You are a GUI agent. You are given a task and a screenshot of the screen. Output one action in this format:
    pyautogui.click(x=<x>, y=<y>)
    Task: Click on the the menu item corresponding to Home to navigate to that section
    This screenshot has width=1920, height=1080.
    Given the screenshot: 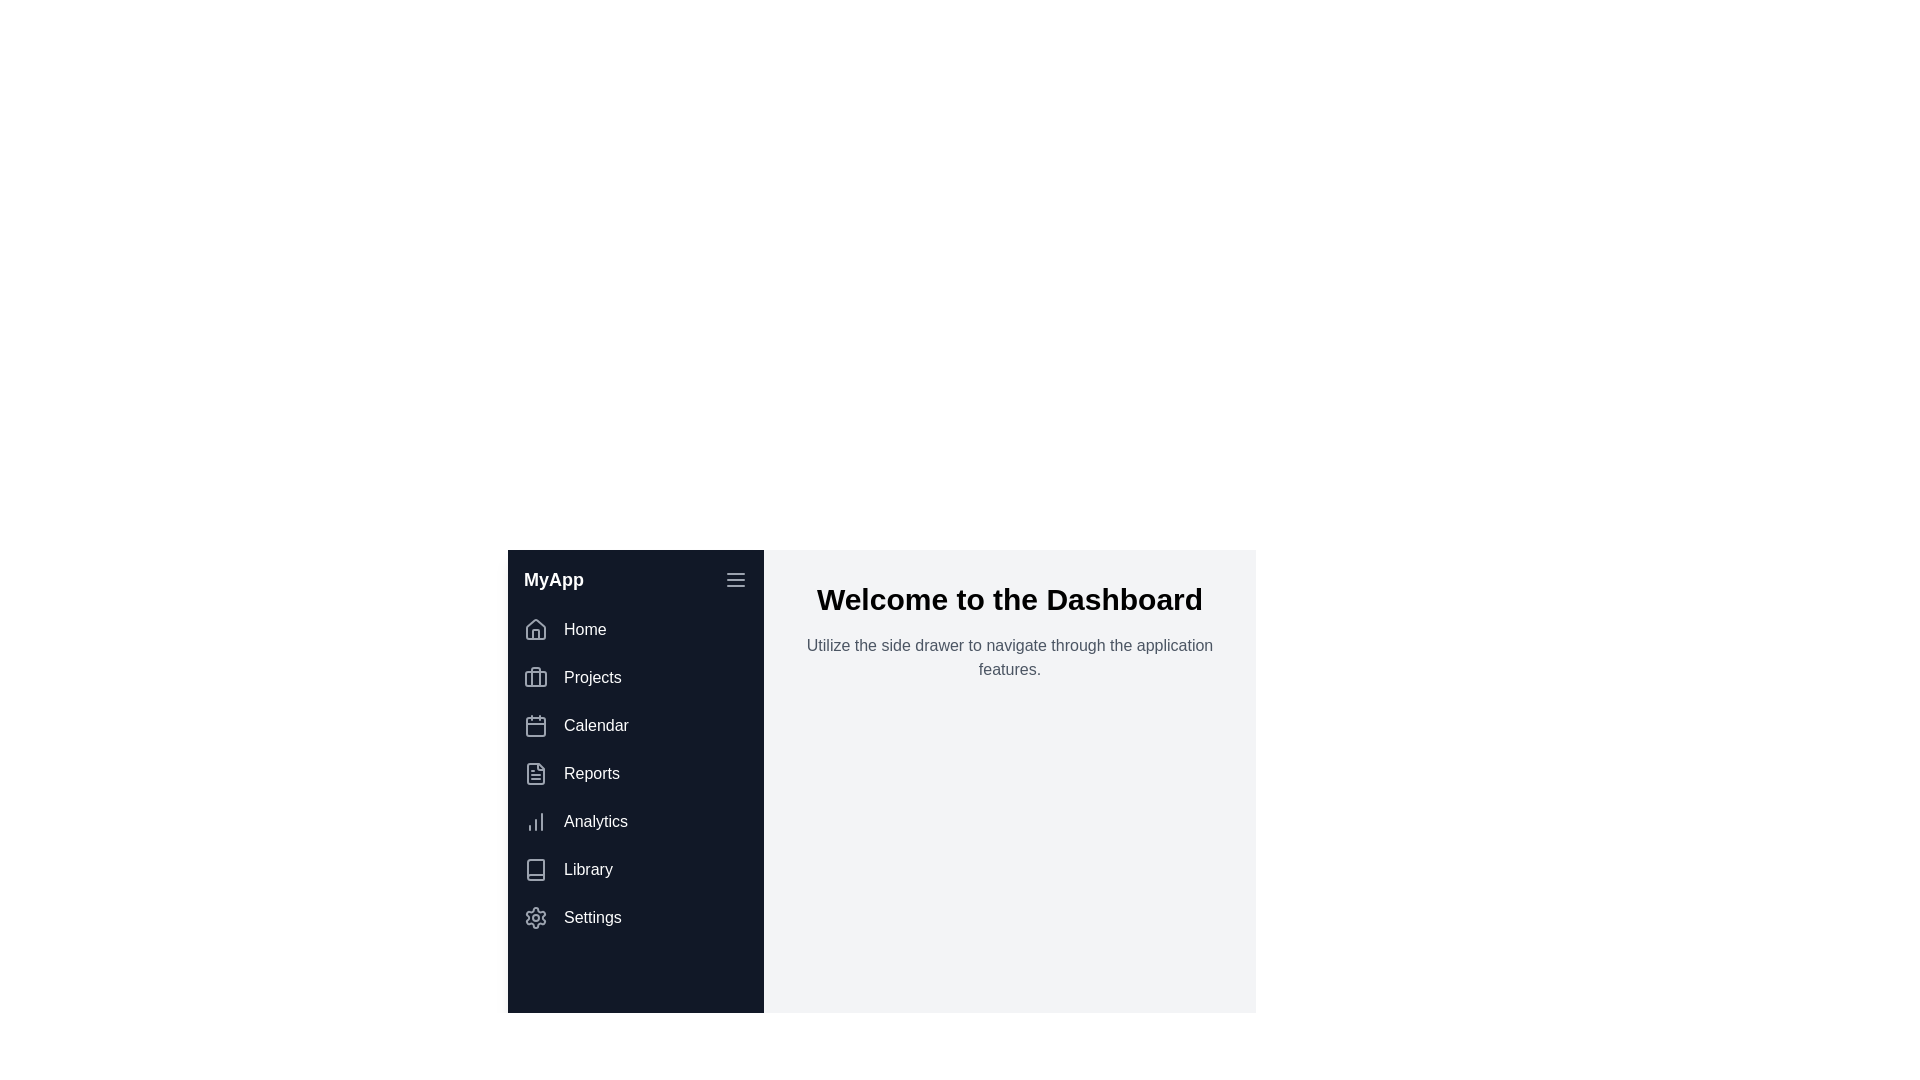 What is the action you would take?
    pyautogui.click(x=634, y=628)
    